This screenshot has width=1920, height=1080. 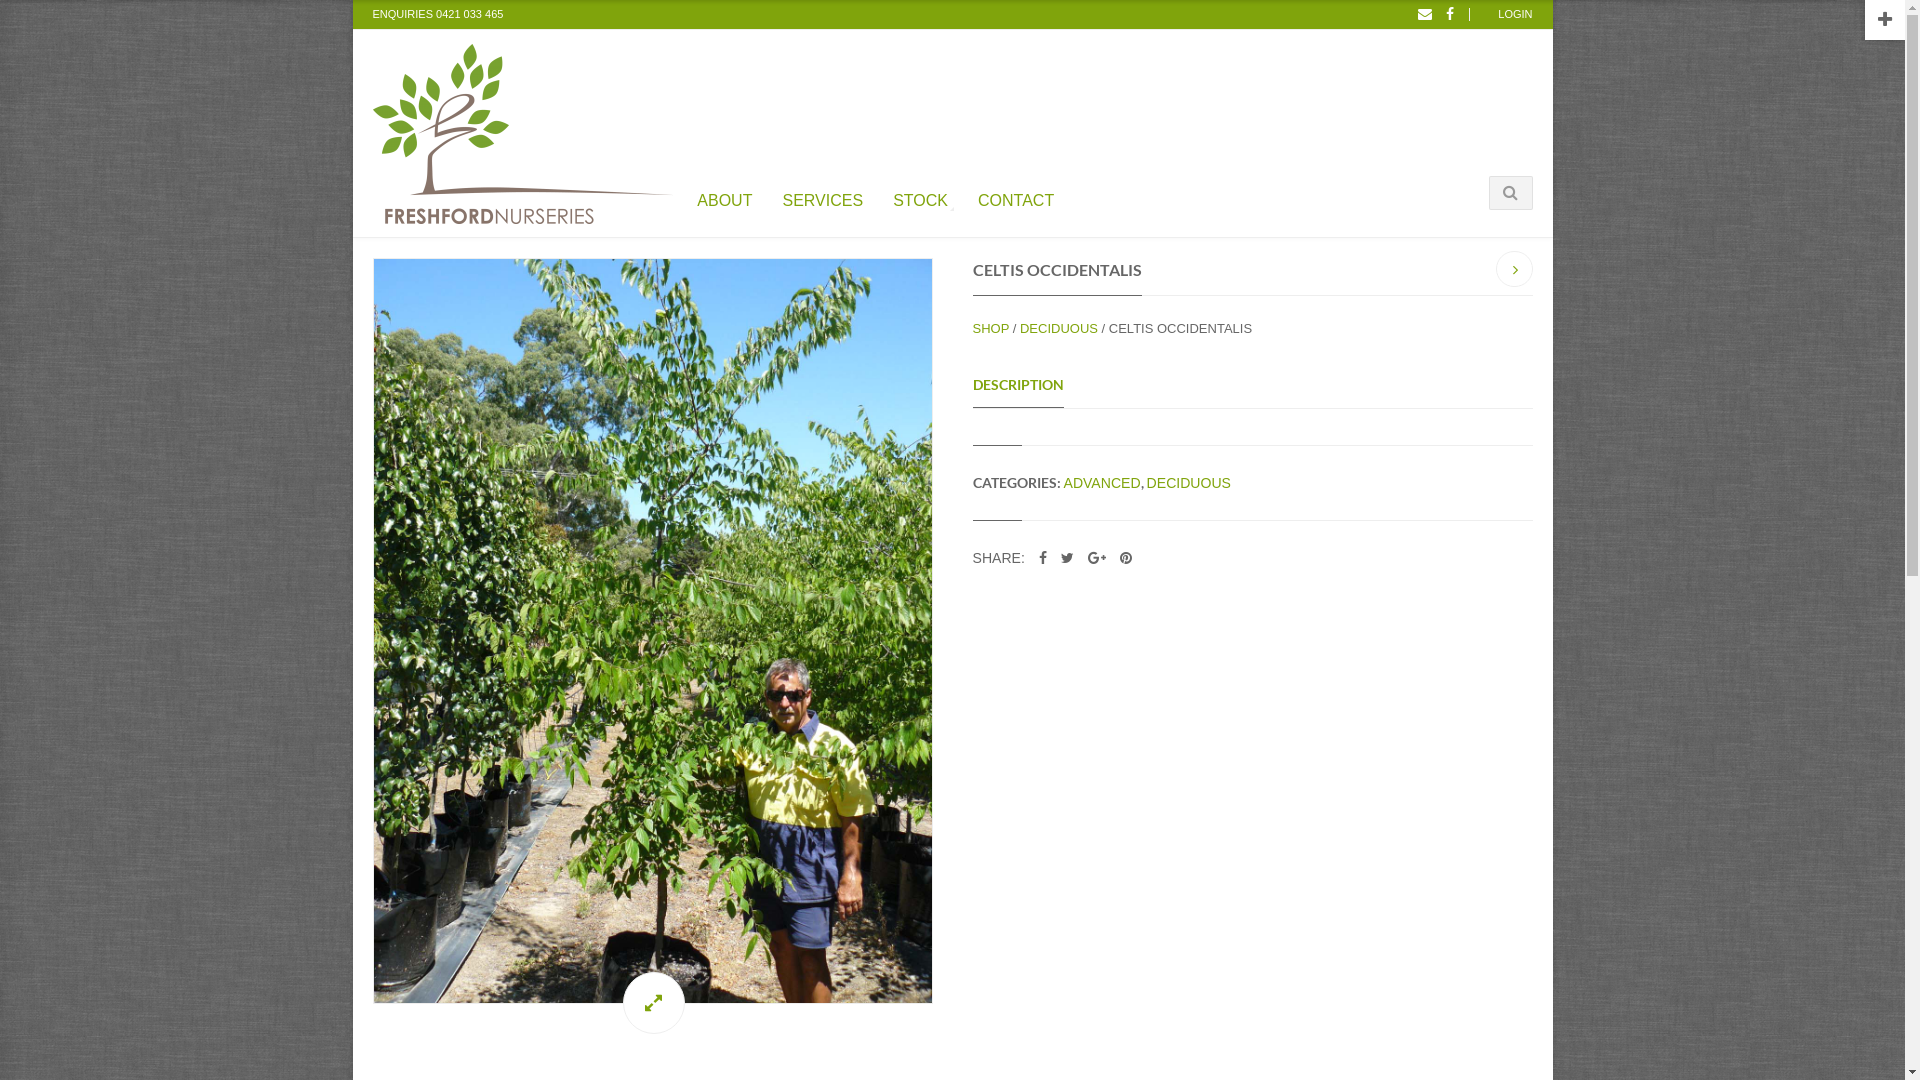 I want to click on 'CONTACT', so click(x=1016, y=196).